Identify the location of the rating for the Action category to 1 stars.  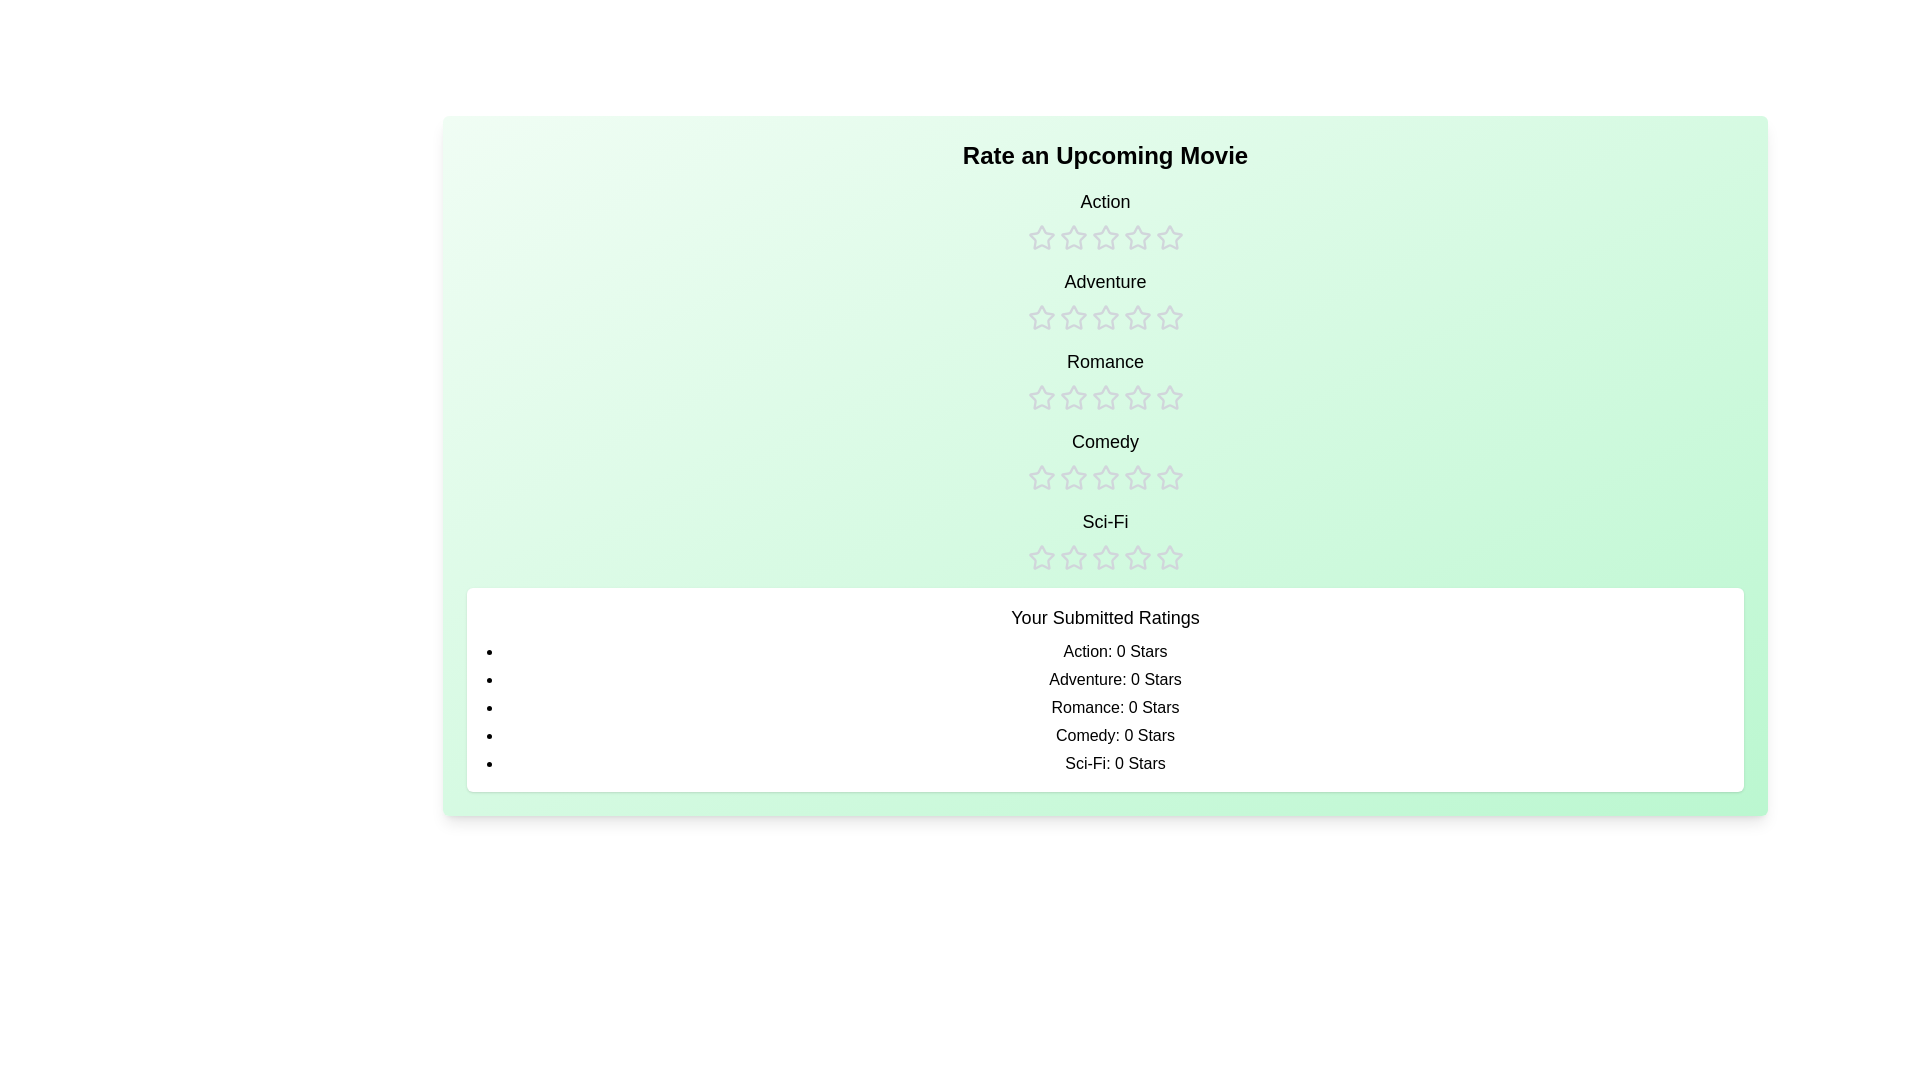
(1040, 219).